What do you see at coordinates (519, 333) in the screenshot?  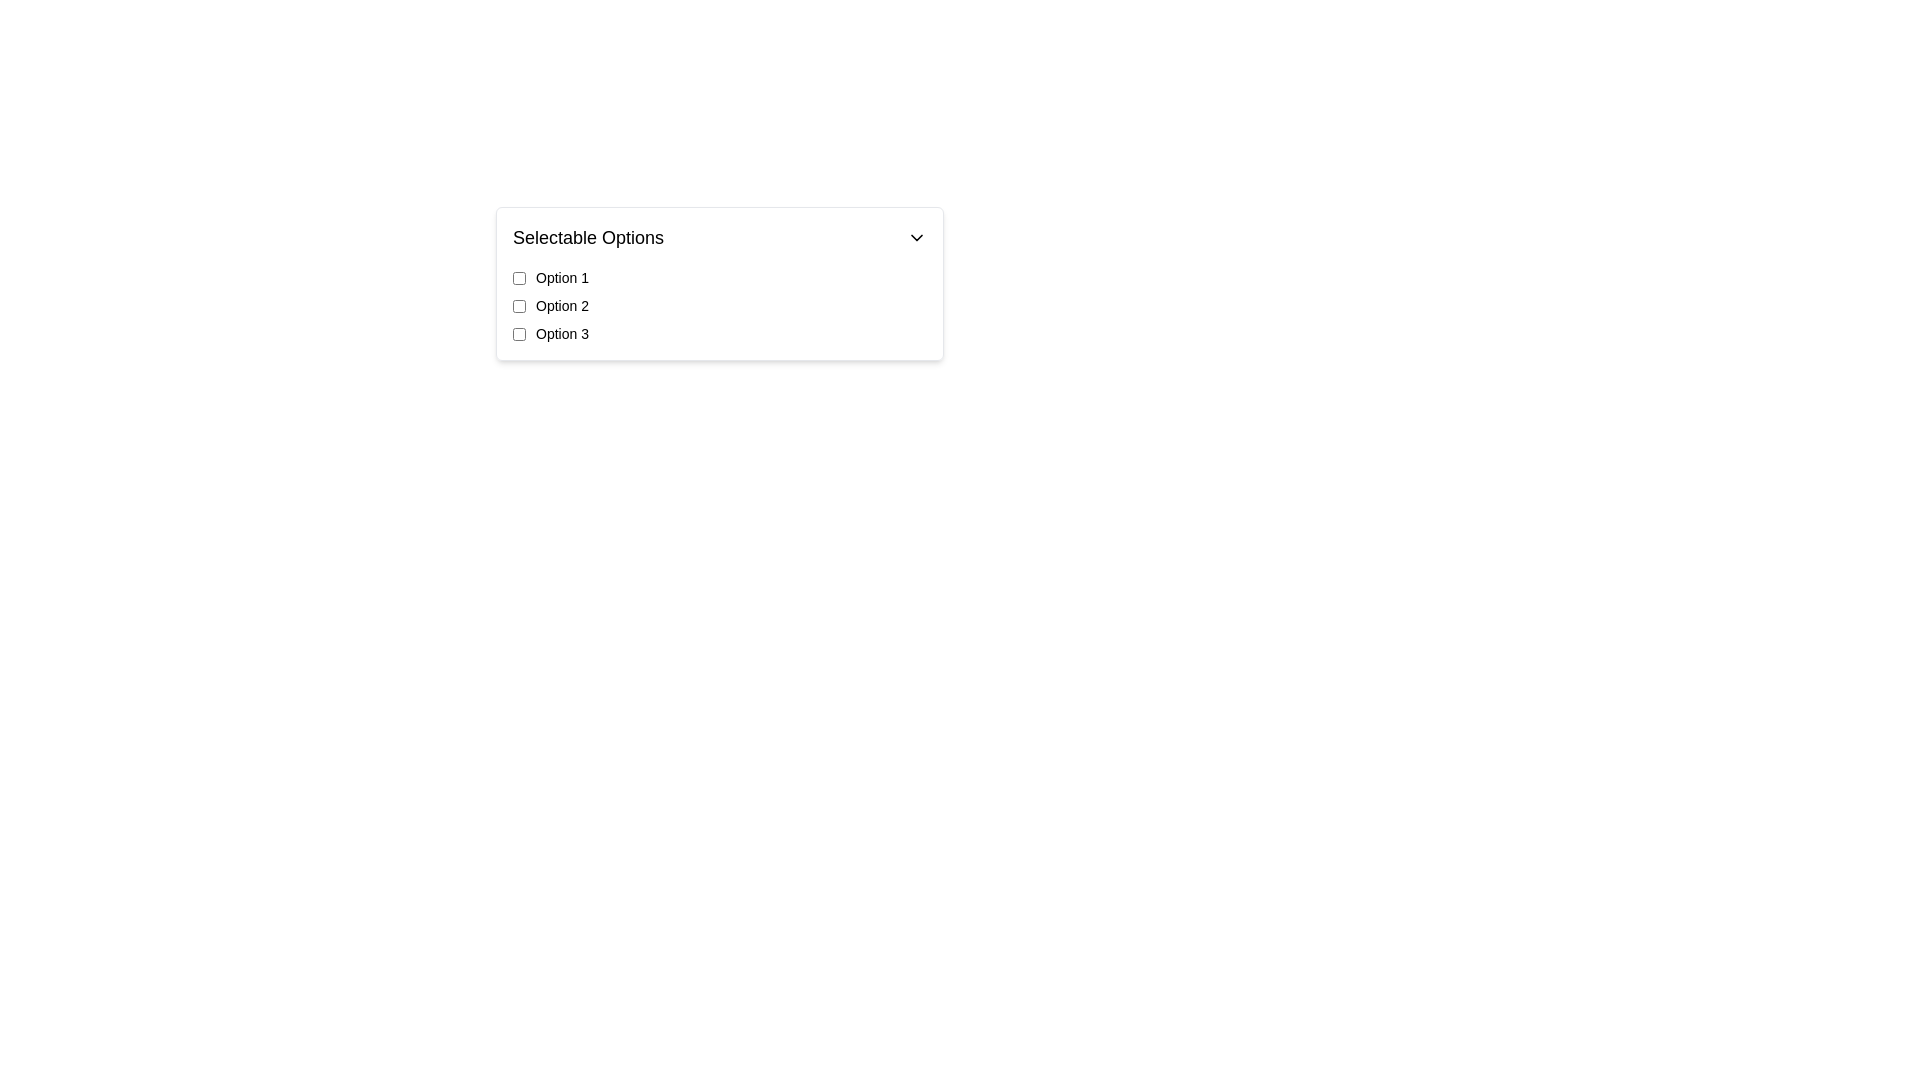 I see `the checkbox for 'Option 3'` at bounding box center [519, 333].